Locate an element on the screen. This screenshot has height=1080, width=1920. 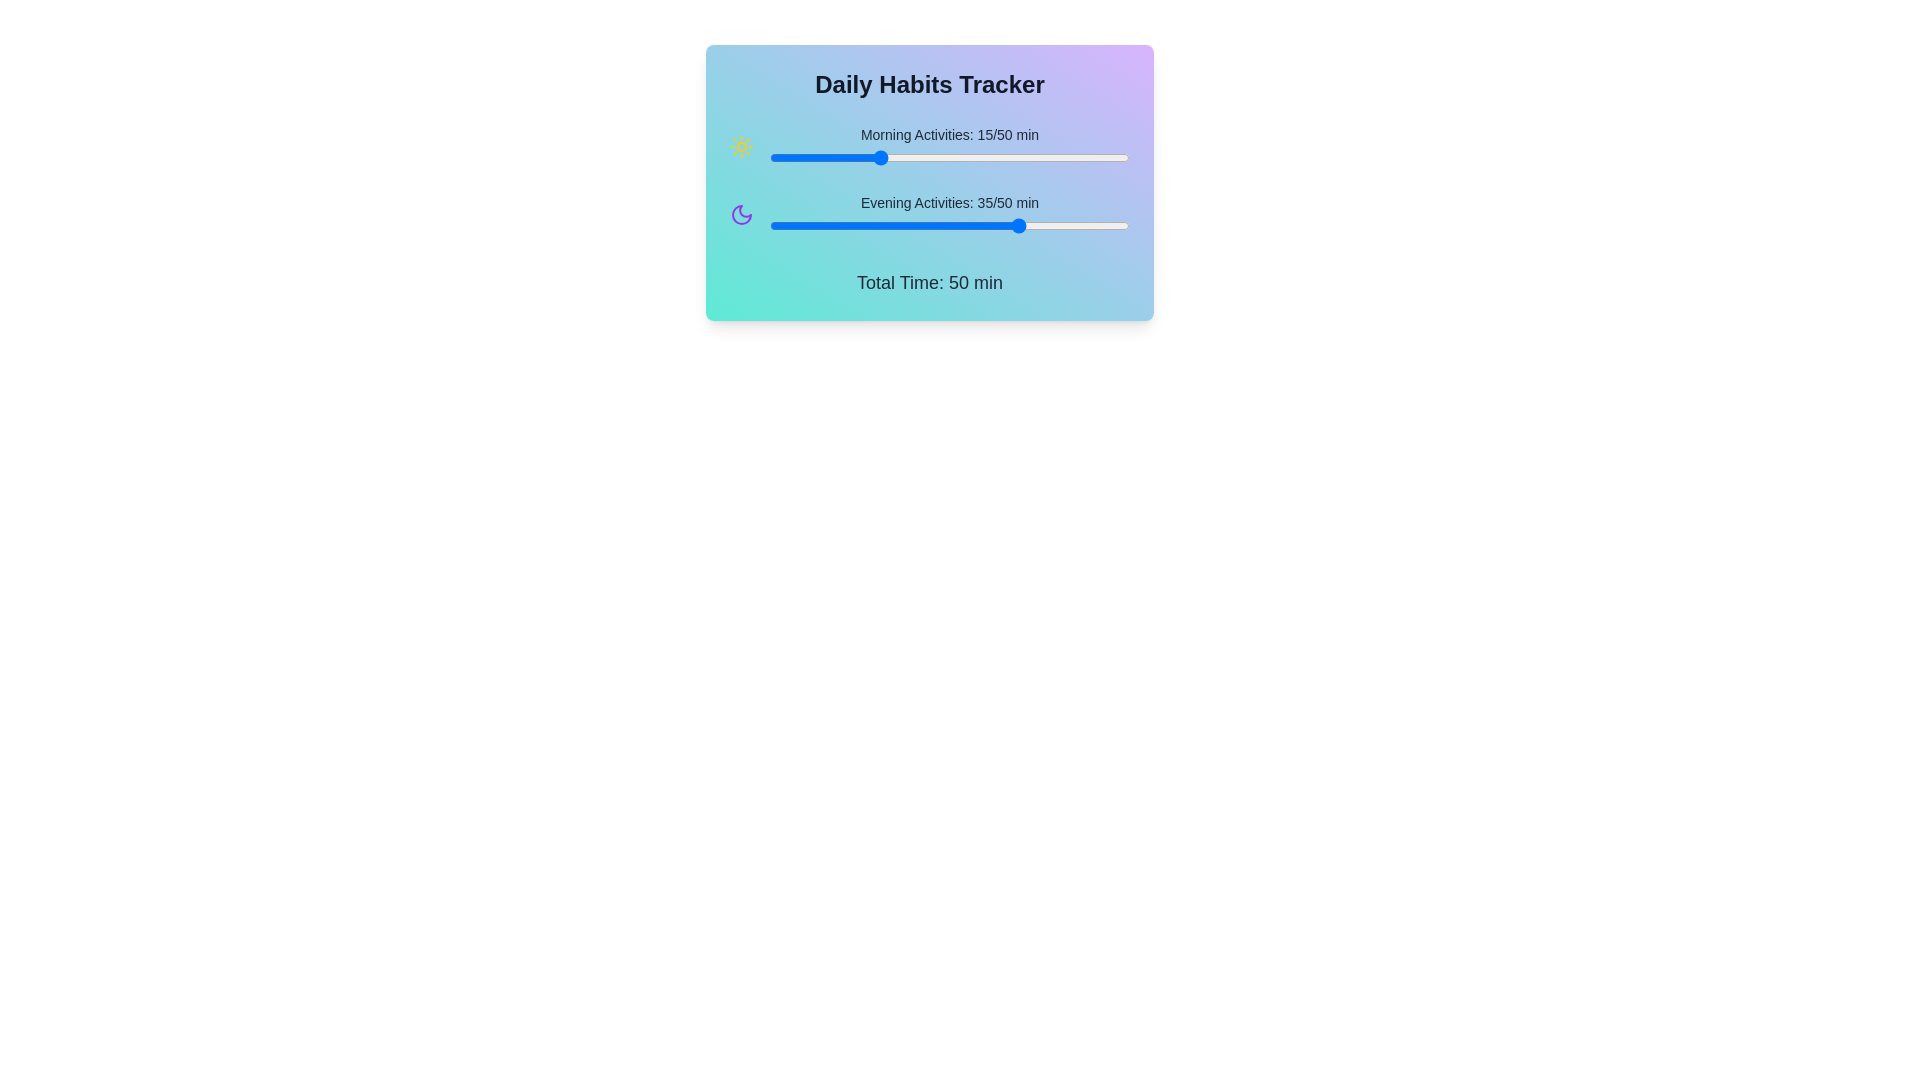
the progress bars labeled 'Morning Activities: 15/50 min' and 'Evening Activities: 35/50 min' if they are adjustable, located in the Daily Habits Tracker card is located at coordinates (929, 181).